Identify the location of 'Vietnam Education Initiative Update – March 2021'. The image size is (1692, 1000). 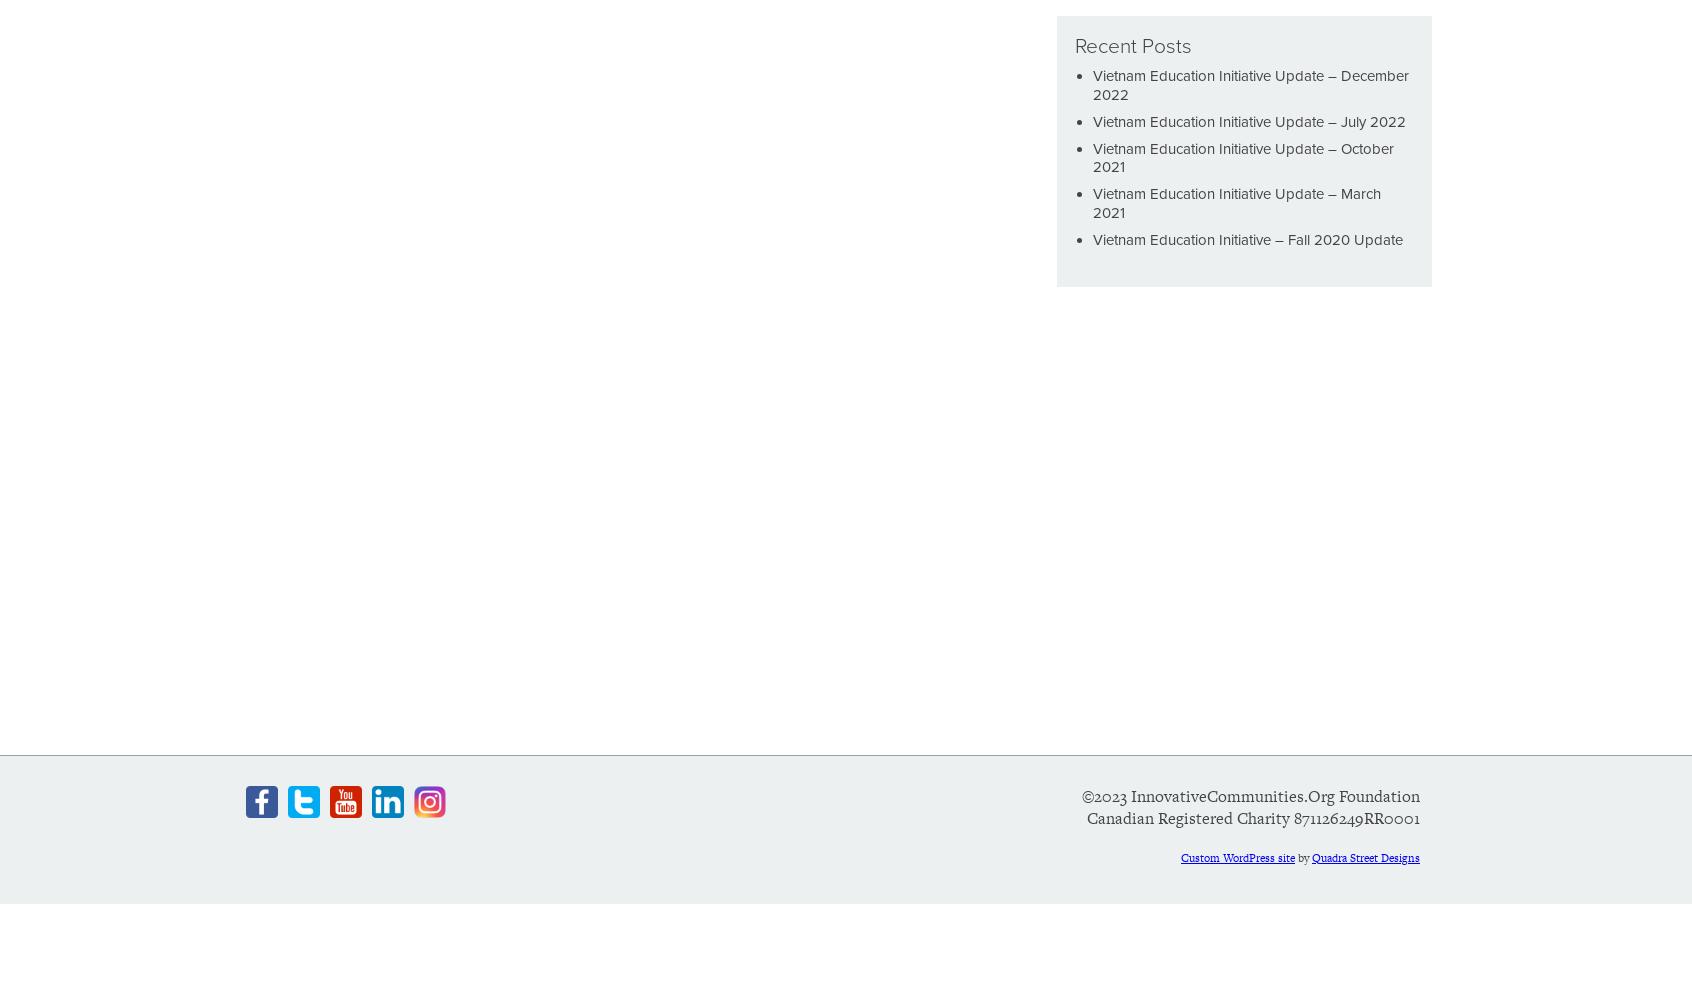
(1093, 202).